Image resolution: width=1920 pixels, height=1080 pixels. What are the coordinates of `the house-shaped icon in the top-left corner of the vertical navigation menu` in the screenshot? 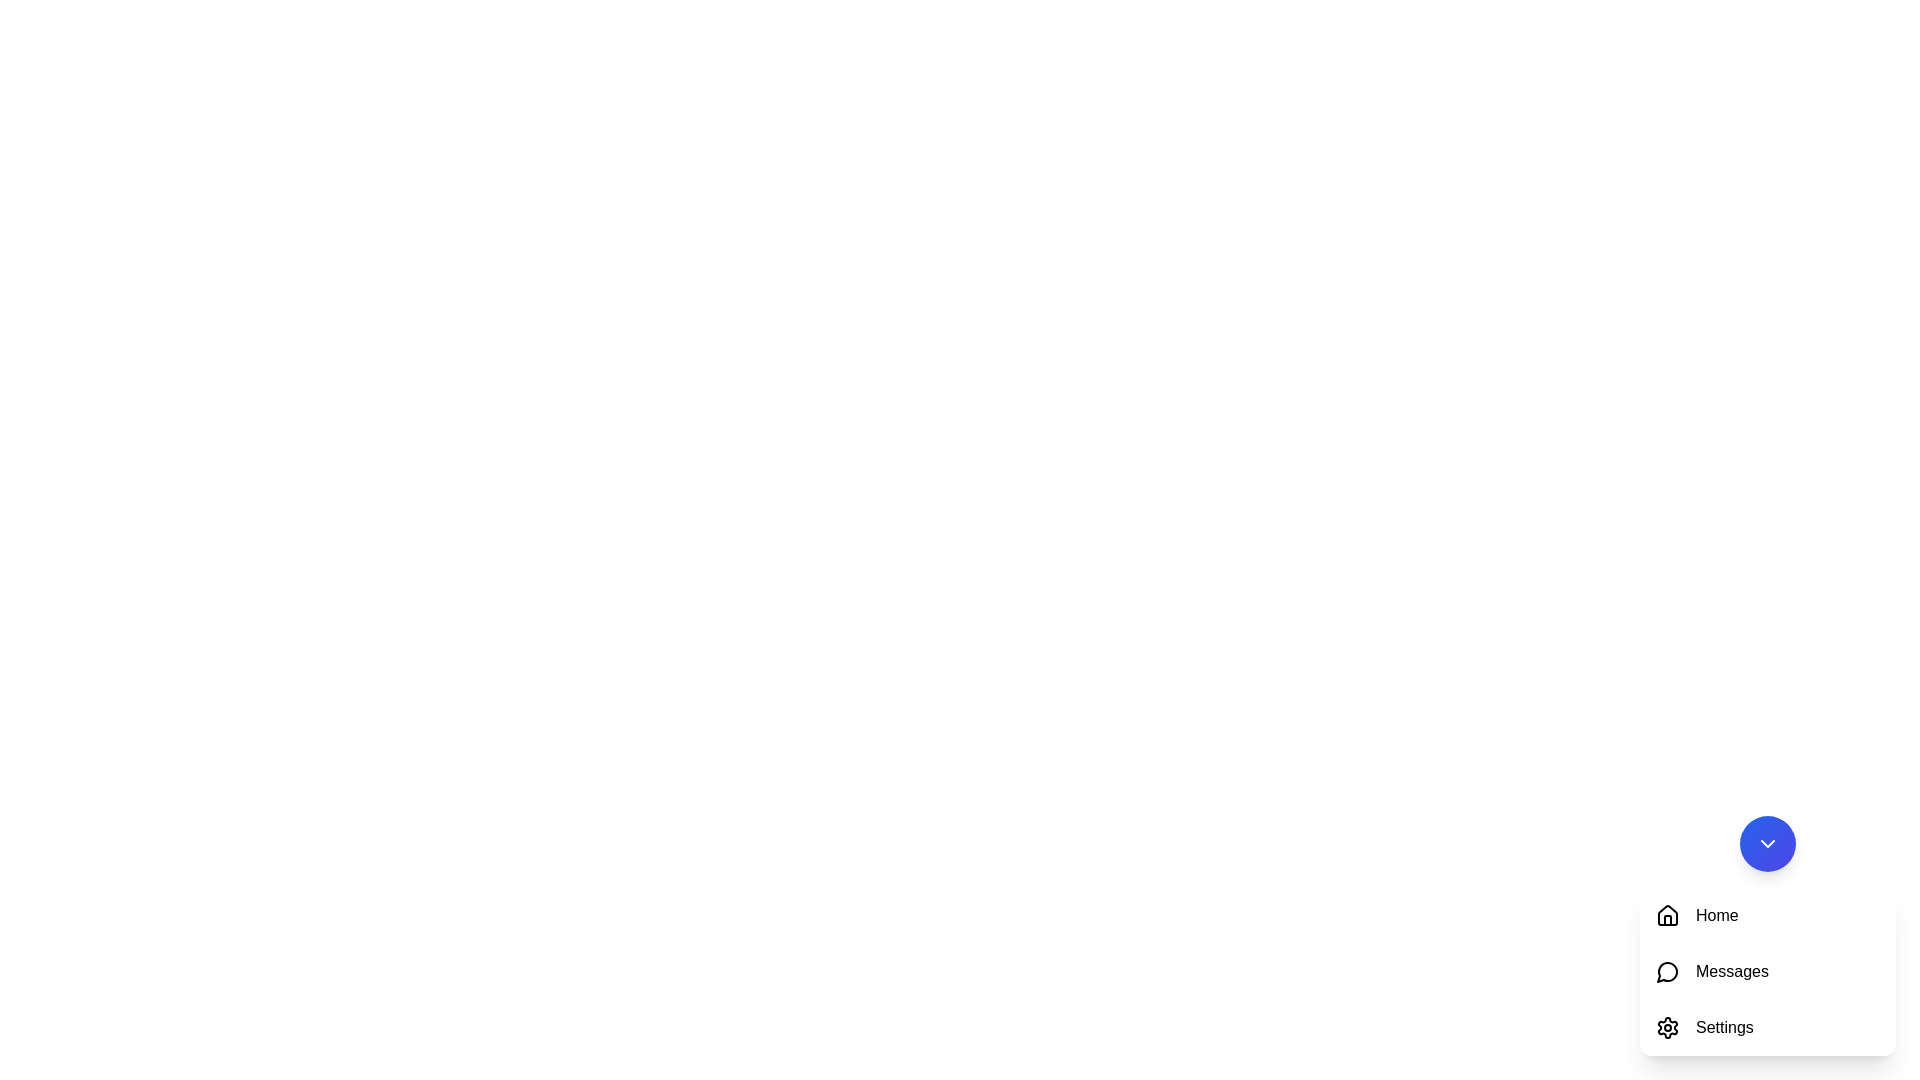 It's located at (1668, 915).